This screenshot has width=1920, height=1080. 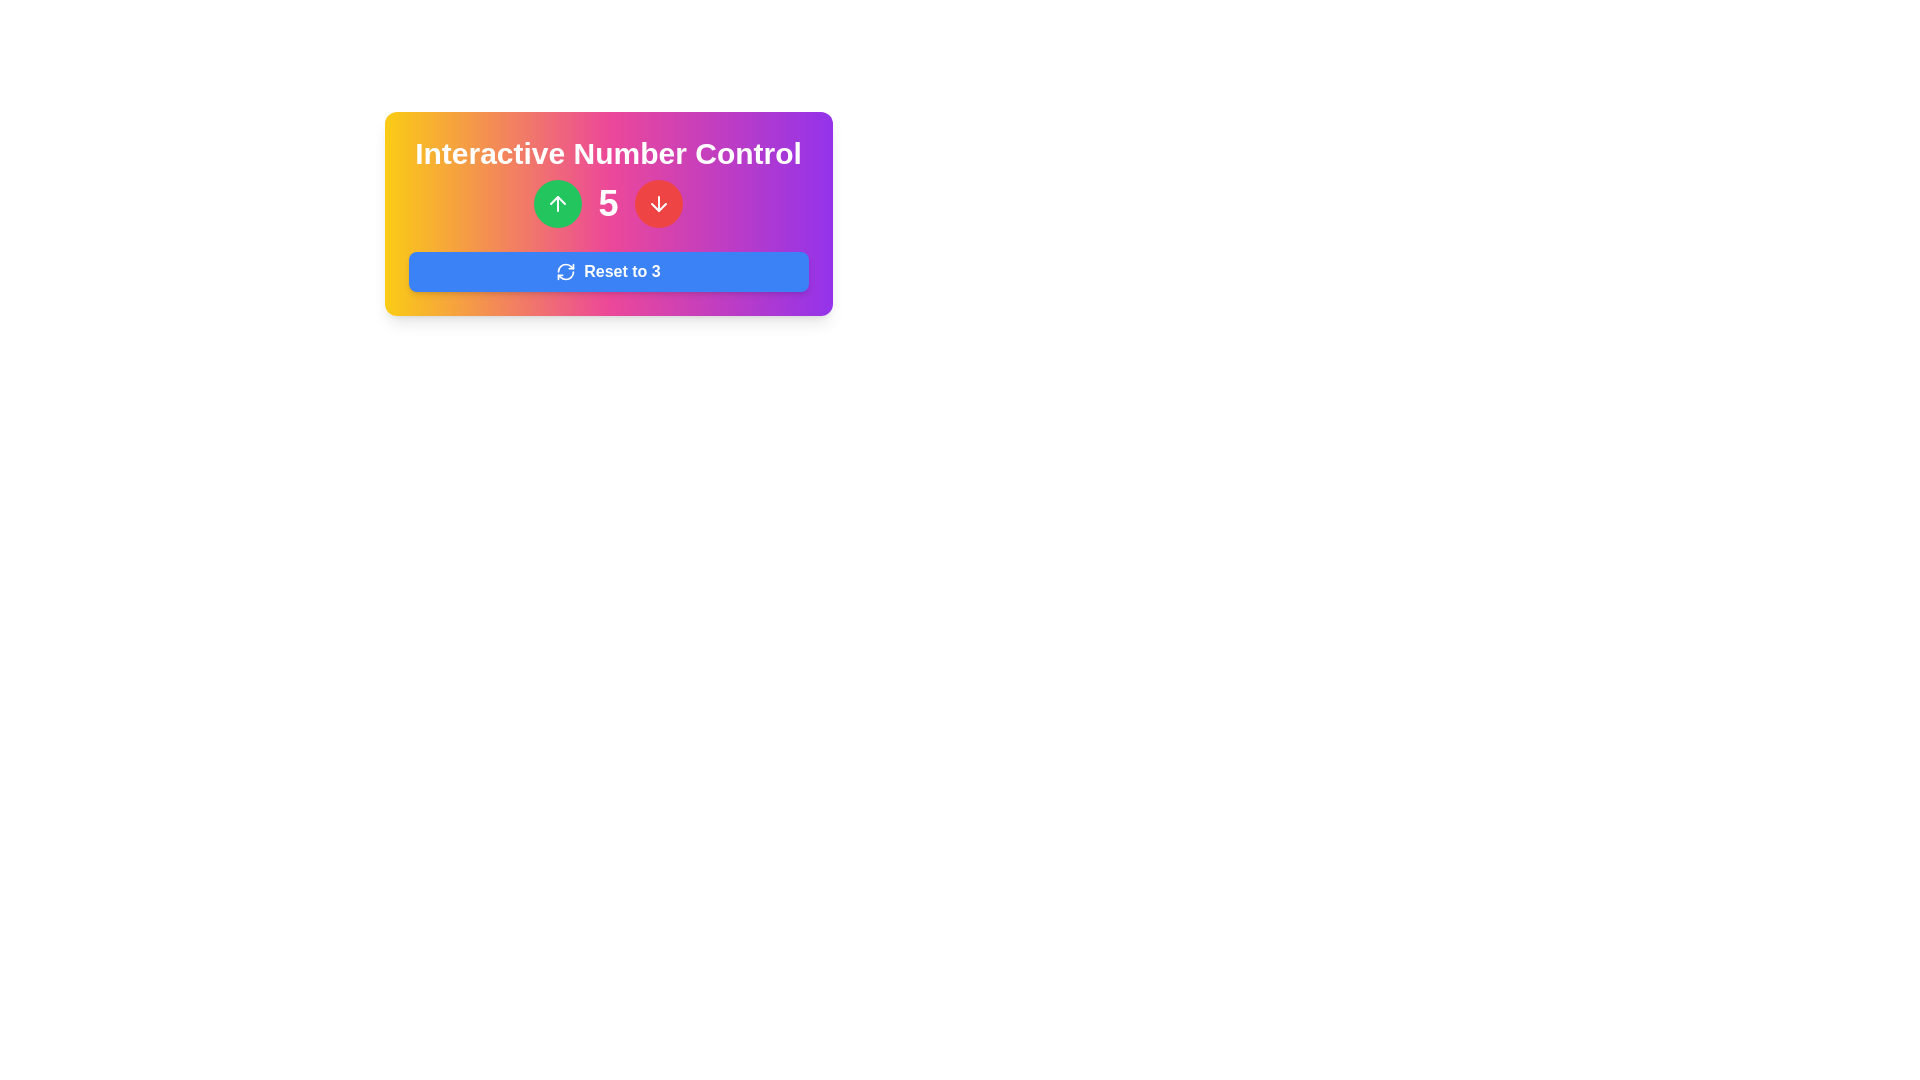 I want to click on the static text display that shows the current numerical value, which is located between the green upward arrow button and the red downward arrow button, so click(x=607, y=204).